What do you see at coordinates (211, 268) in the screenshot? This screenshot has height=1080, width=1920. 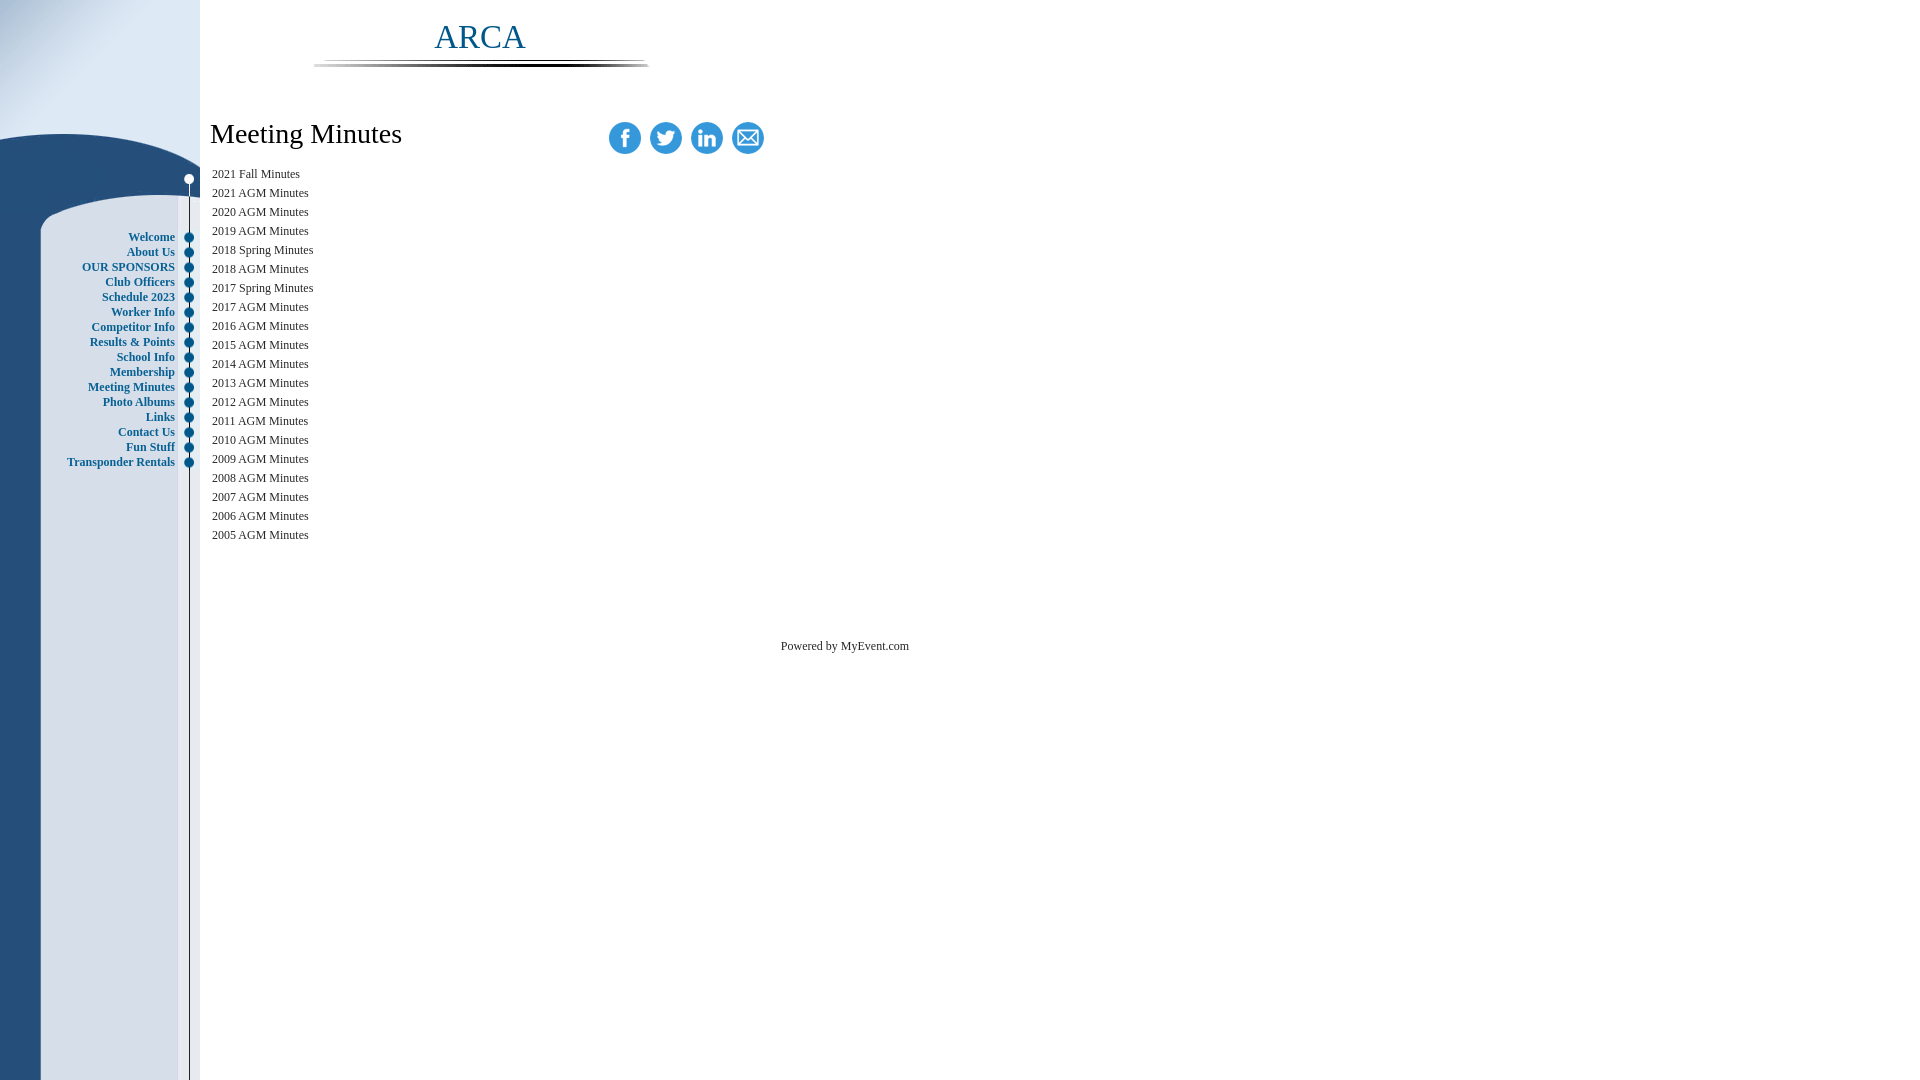 I see `'2018 AGM Minutes'` at bounding box center [211, 268].